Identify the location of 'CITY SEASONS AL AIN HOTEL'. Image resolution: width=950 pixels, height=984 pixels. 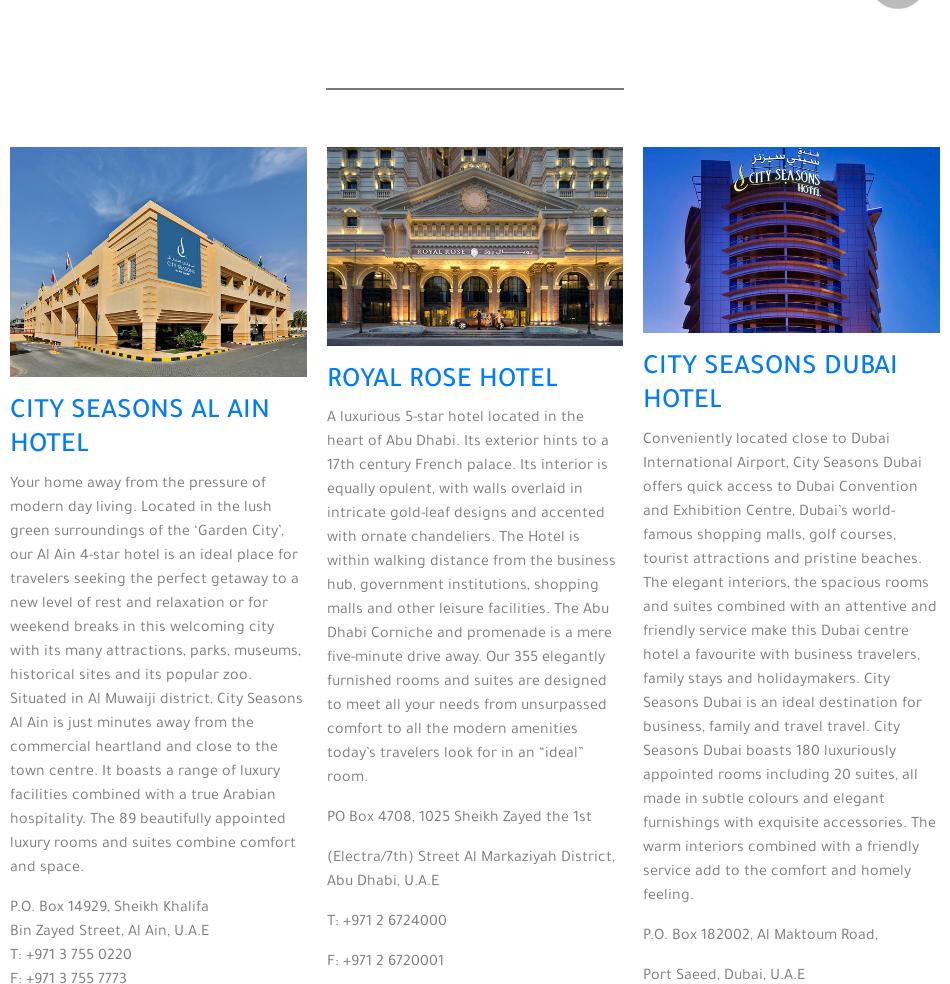
(9, 429).